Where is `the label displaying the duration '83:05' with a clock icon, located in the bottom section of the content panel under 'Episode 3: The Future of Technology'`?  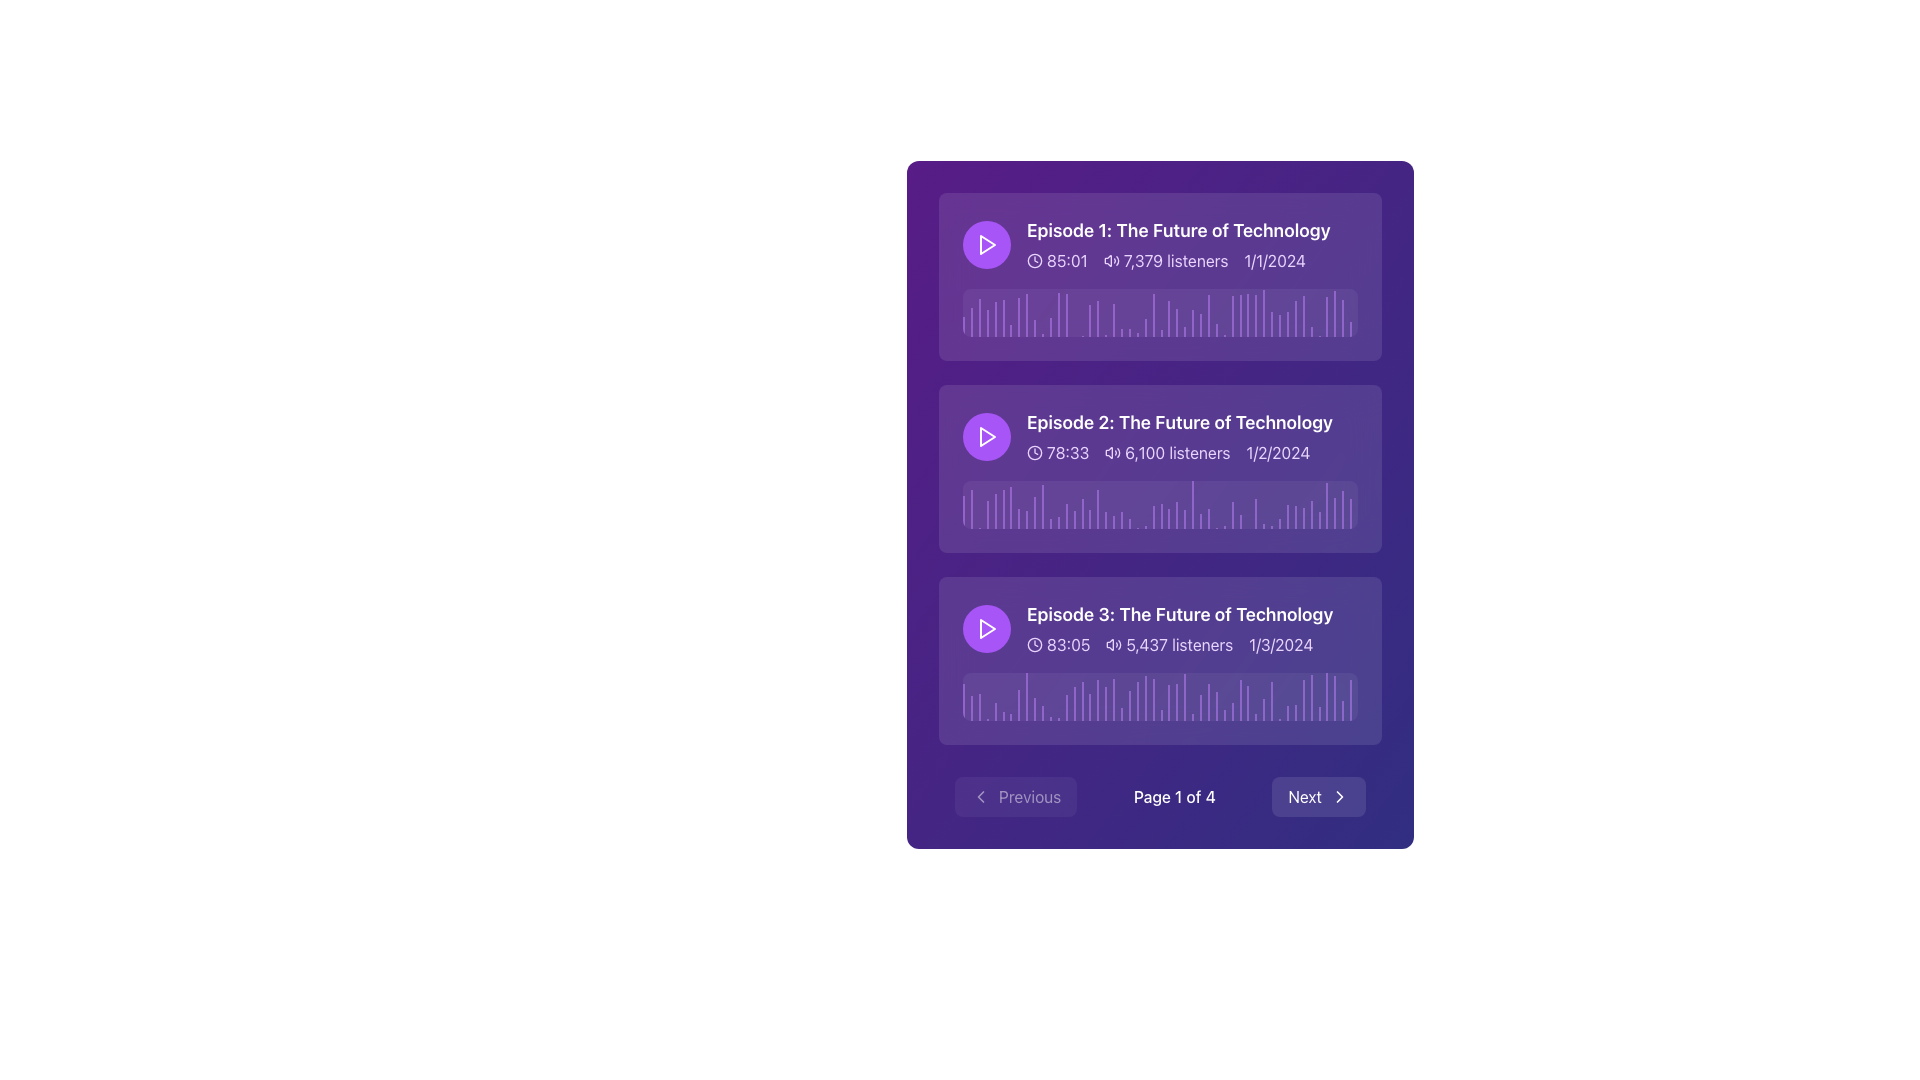 the label displaying the duration '83:05' with a clock icon, located in the bottom section of the content panel under 'Episode 3: The Future of Technology' is located at coordinates (1057, 644).